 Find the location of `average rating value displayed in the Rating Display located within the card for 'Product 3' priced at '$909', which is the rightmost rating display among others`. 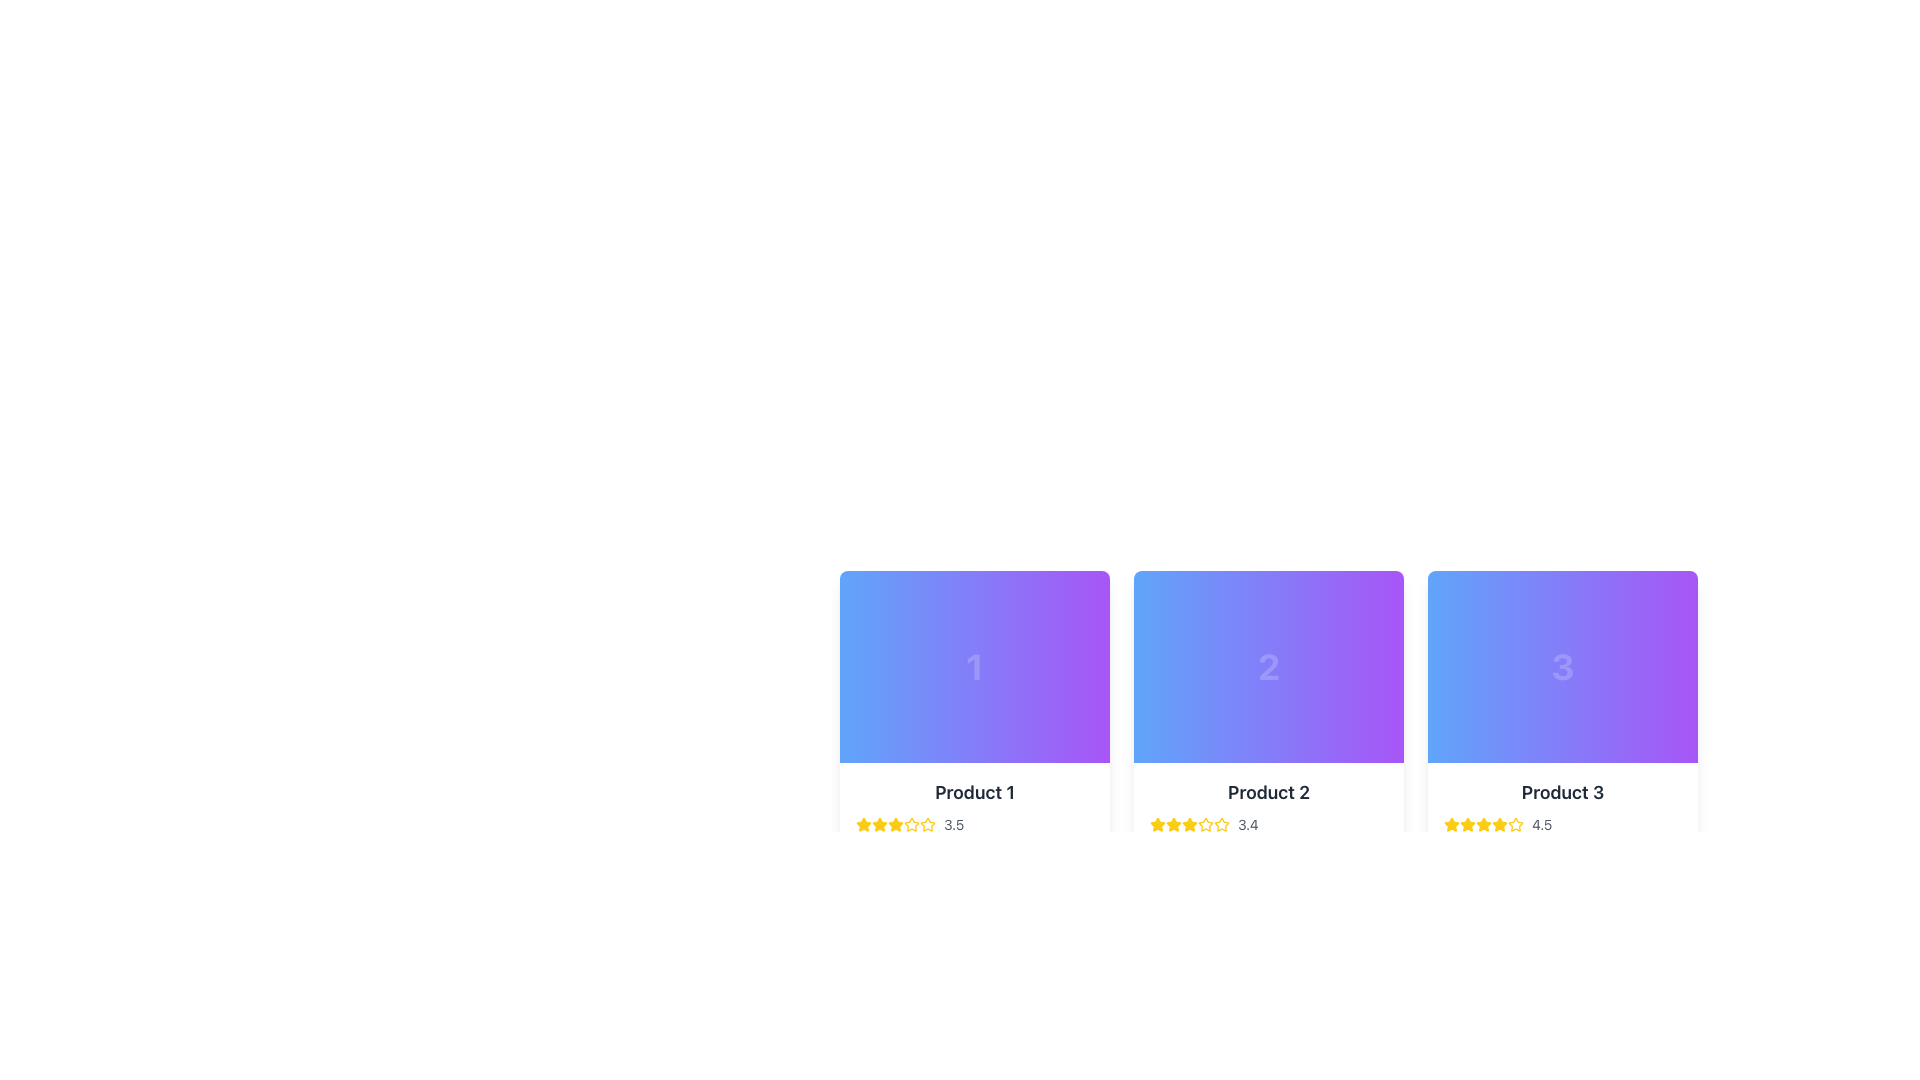

average rating value displayed in the Rating Display located within the card for 'Product 3' priced at '$909', which is the rightmost rating display among others is located at coordinates (1562, 825).